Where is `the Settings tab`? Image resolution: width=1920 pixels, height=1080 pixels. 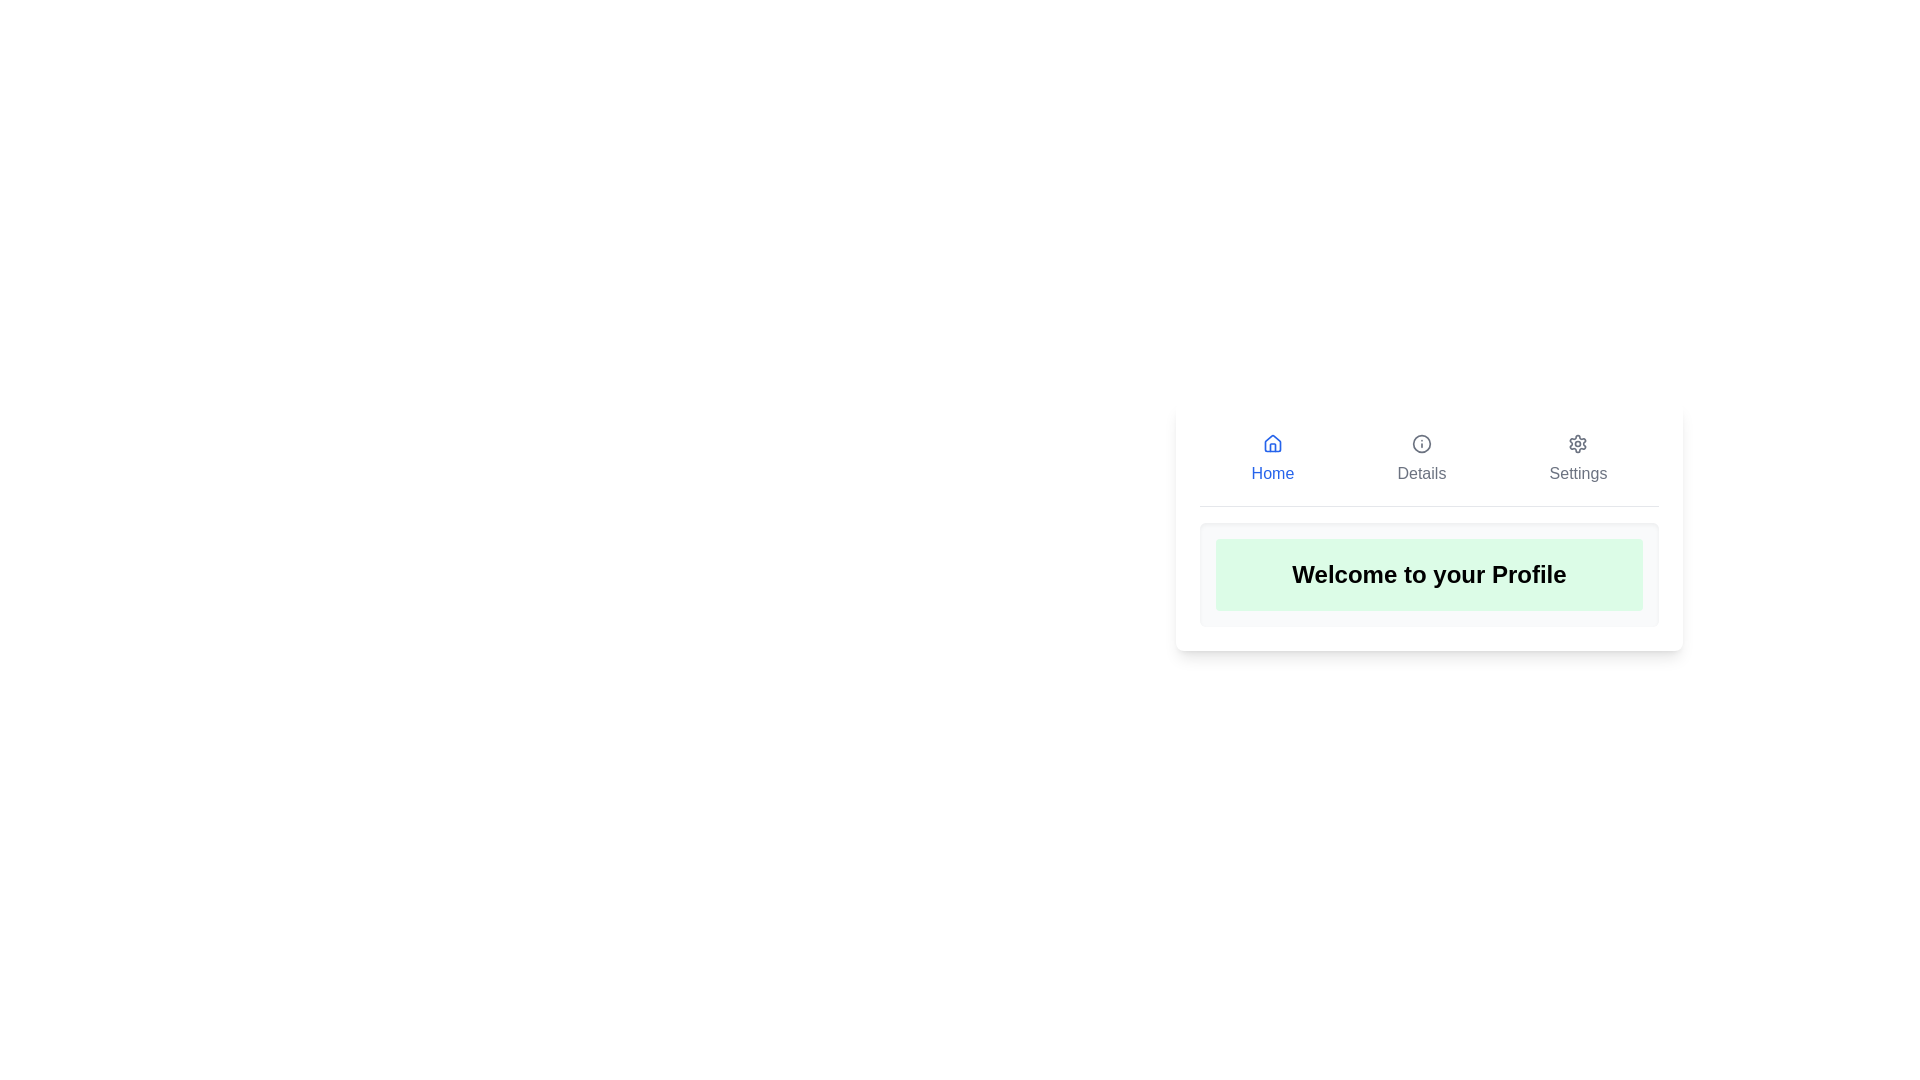
the Settings tab is located at coordinates (1577, 459).